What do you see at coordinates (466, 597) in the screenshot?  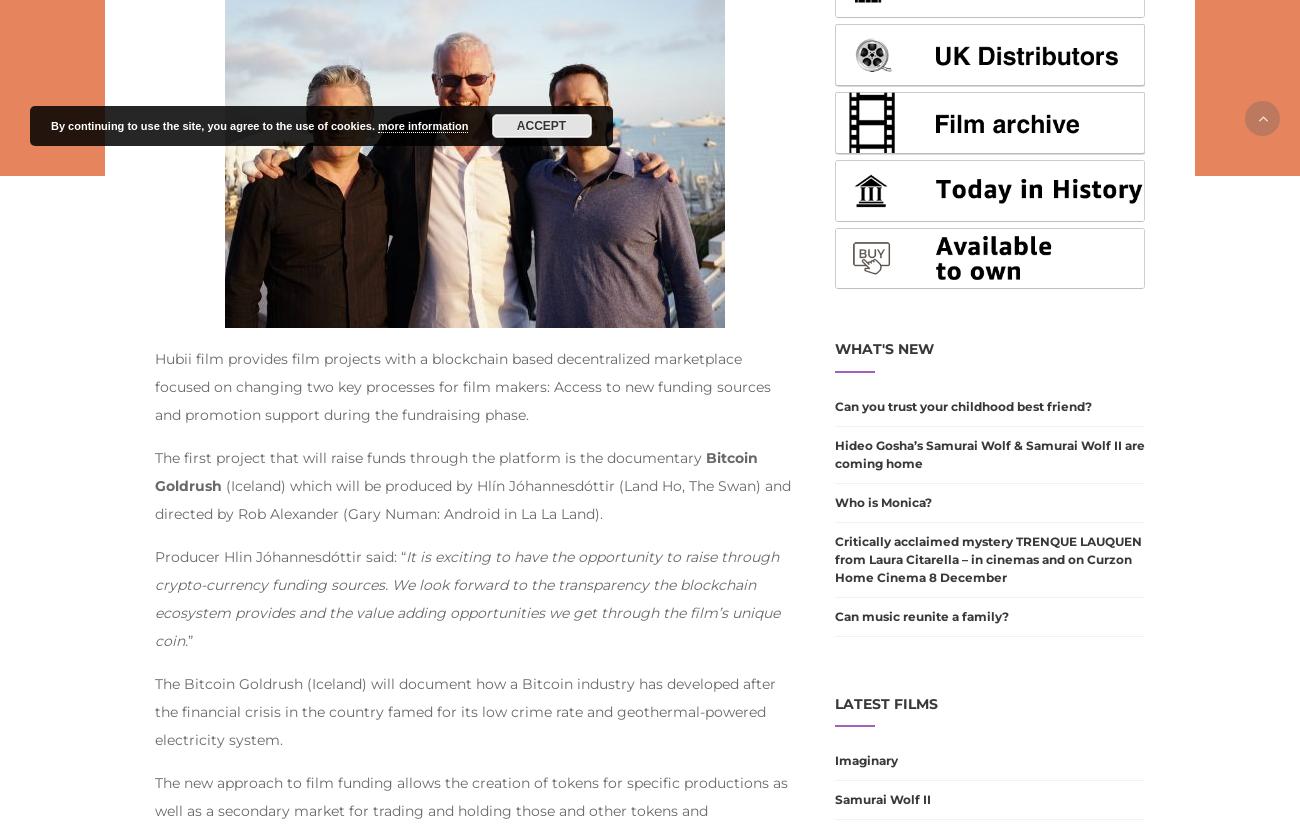 I see `'It is exciting to have the opportunity to raise through crypto-currency funding sources. We look forward to the transparency the blockchain ecosystem provides and the value adding opportunities we get through the film’s unique coin.'` at bounding box center [466, 597].